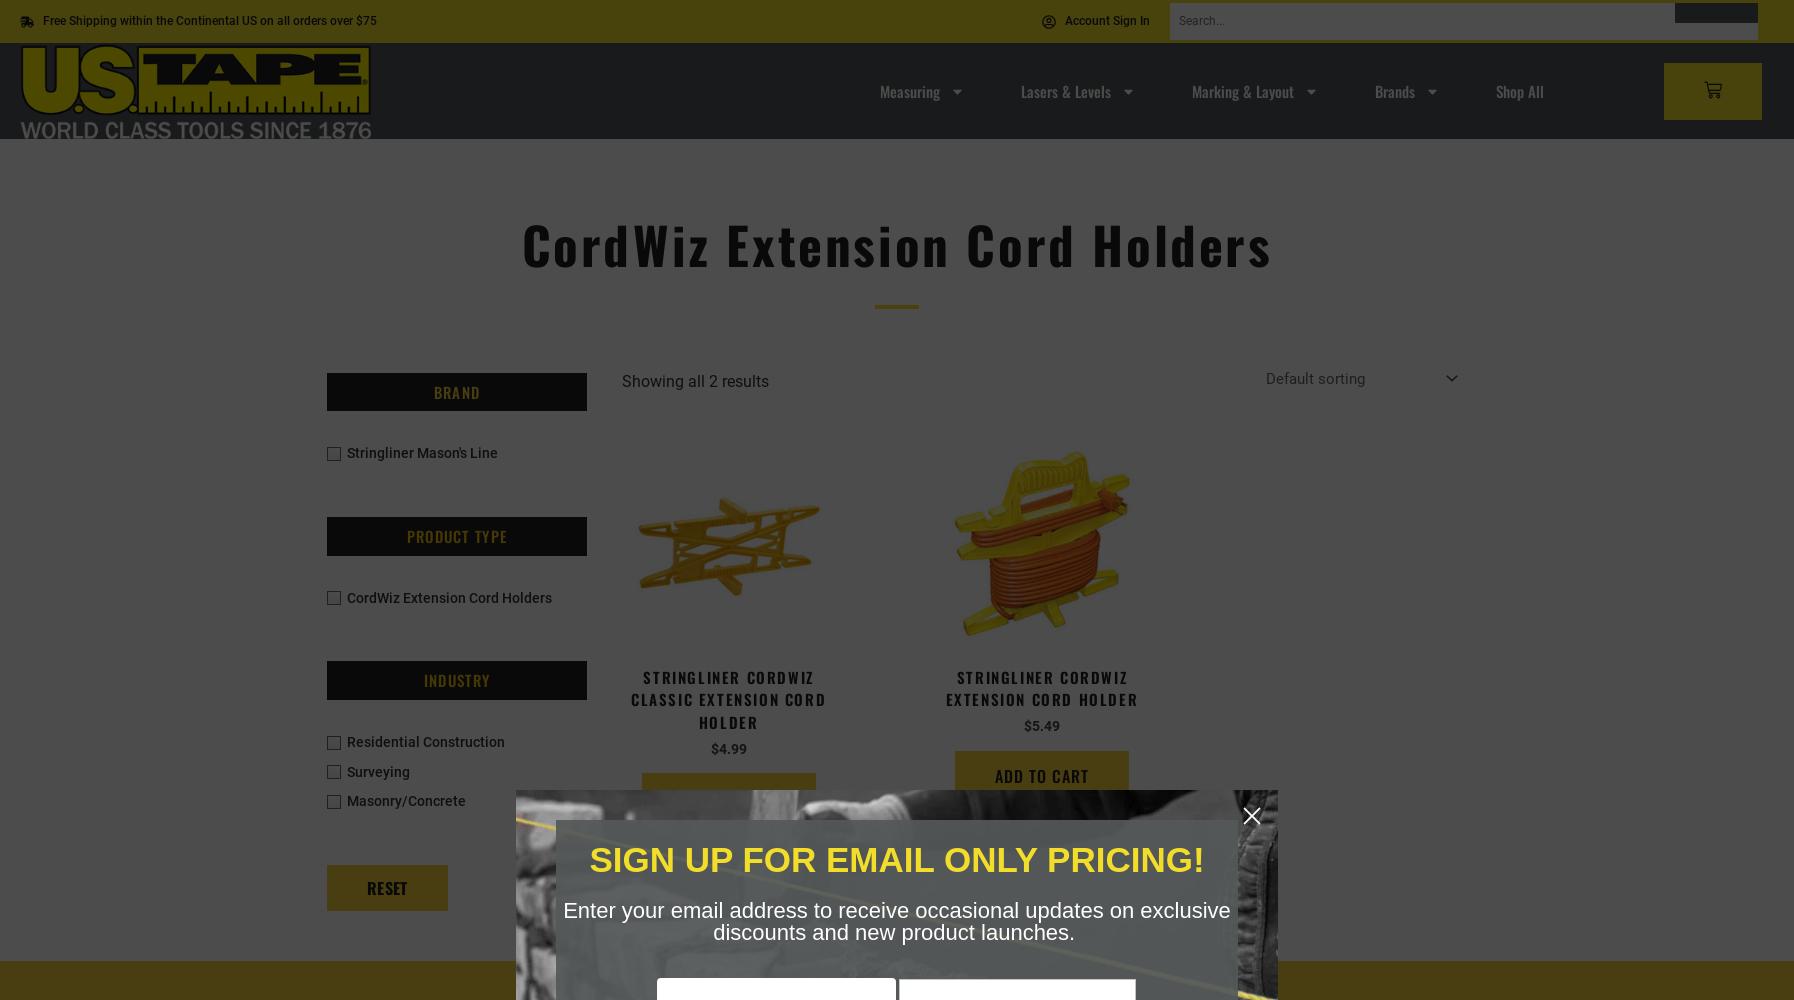 The image size is (1794, 1000). Describe the element at coordinates (695, 380) in the screenshot. I see `'Showing all 2 results'` at that location.